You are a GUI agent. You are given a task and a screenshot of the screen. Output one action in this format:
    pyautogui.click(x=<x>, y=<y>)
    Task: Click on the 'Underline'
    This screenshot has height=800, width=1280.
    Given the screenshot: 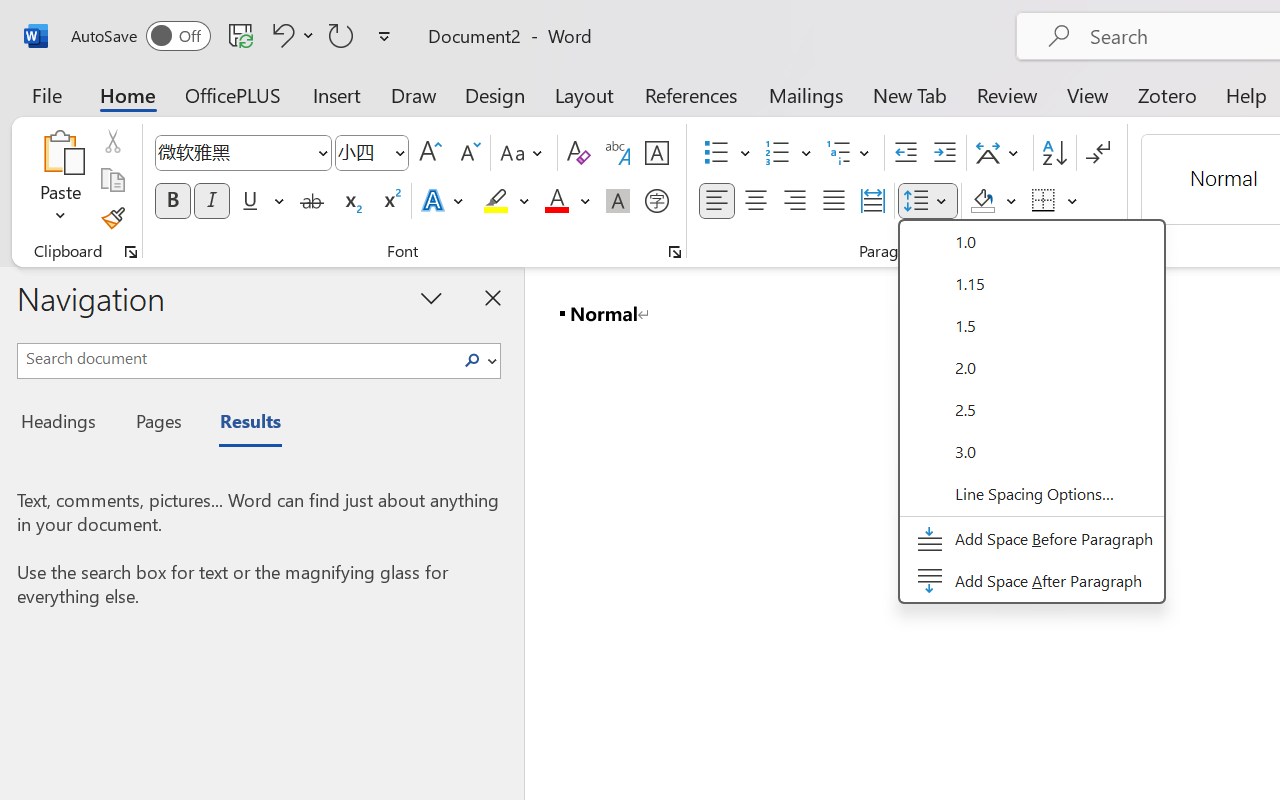 What is the action you would take?
    pyautogui.click(x=260, y=201)
    